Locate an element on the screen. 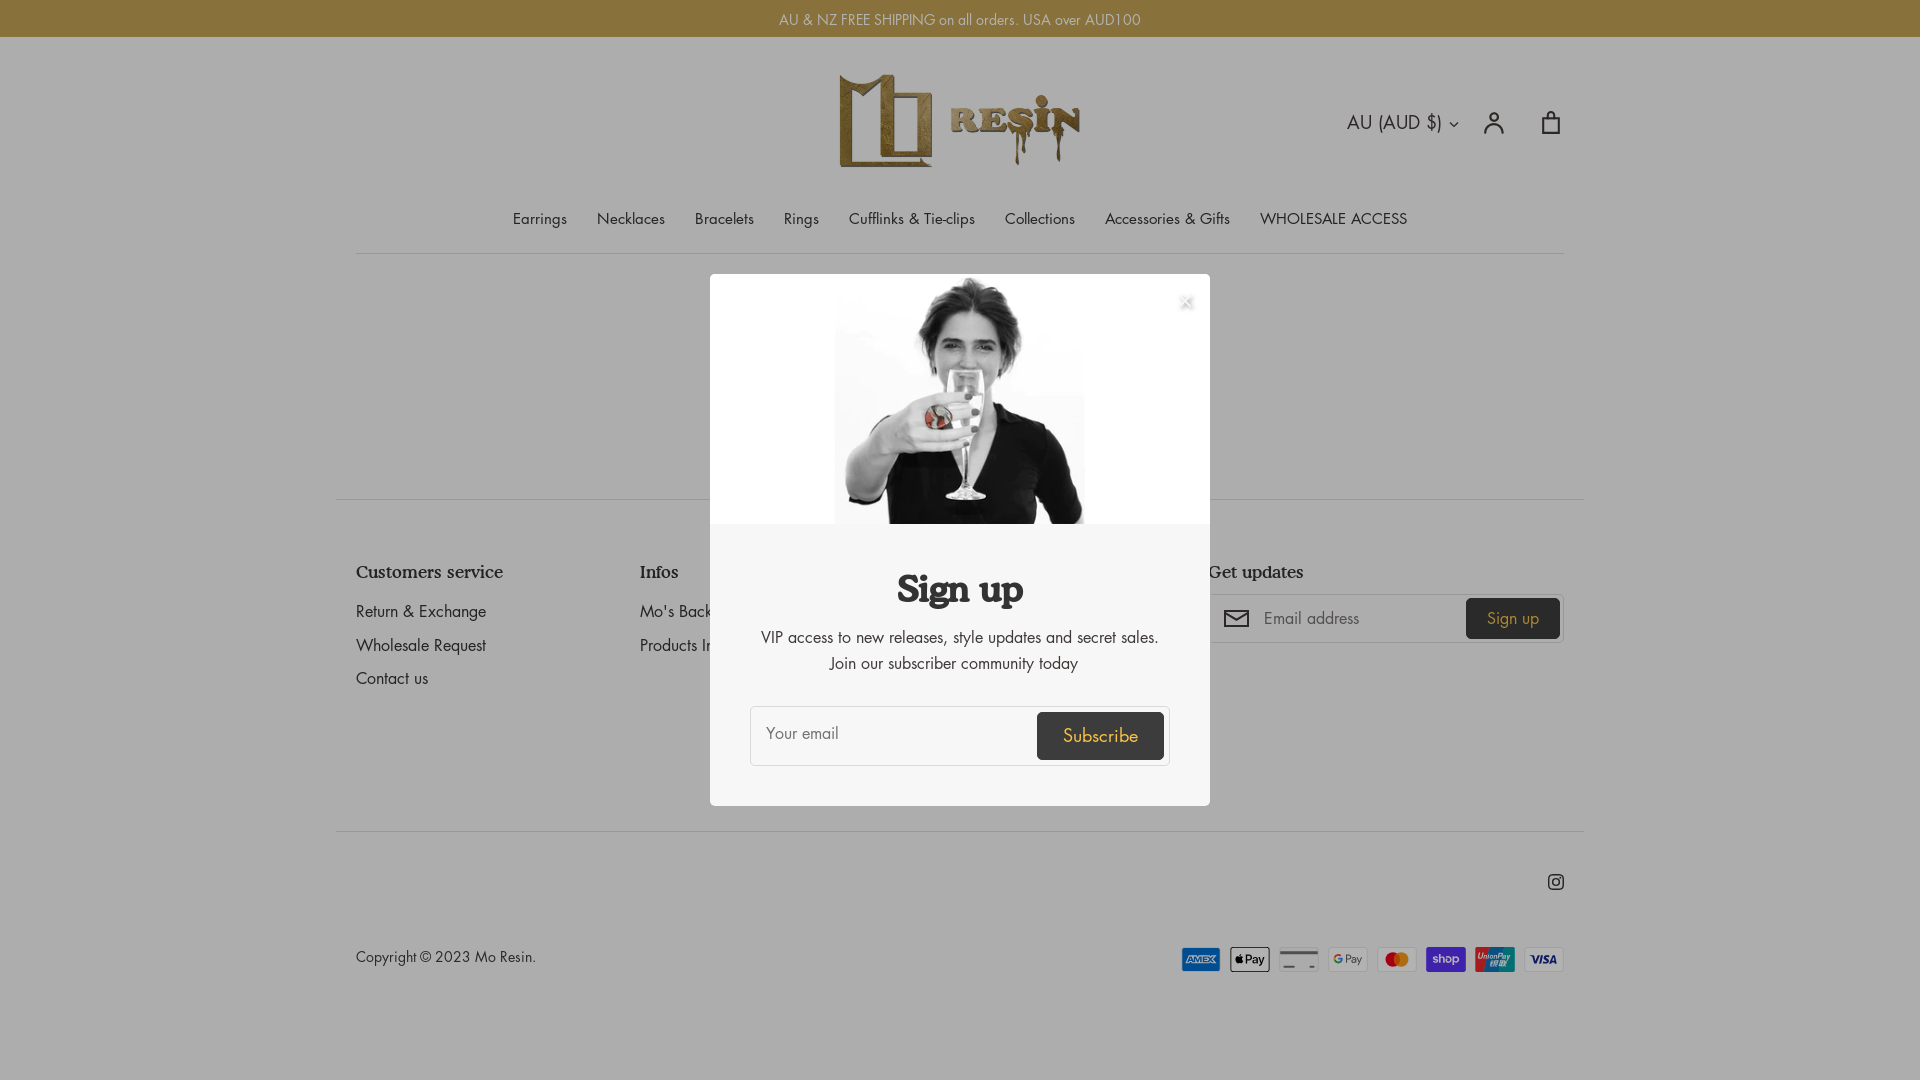 The image size is (1920, 1080). 'Collections' is located at coordinates (1040, 218).